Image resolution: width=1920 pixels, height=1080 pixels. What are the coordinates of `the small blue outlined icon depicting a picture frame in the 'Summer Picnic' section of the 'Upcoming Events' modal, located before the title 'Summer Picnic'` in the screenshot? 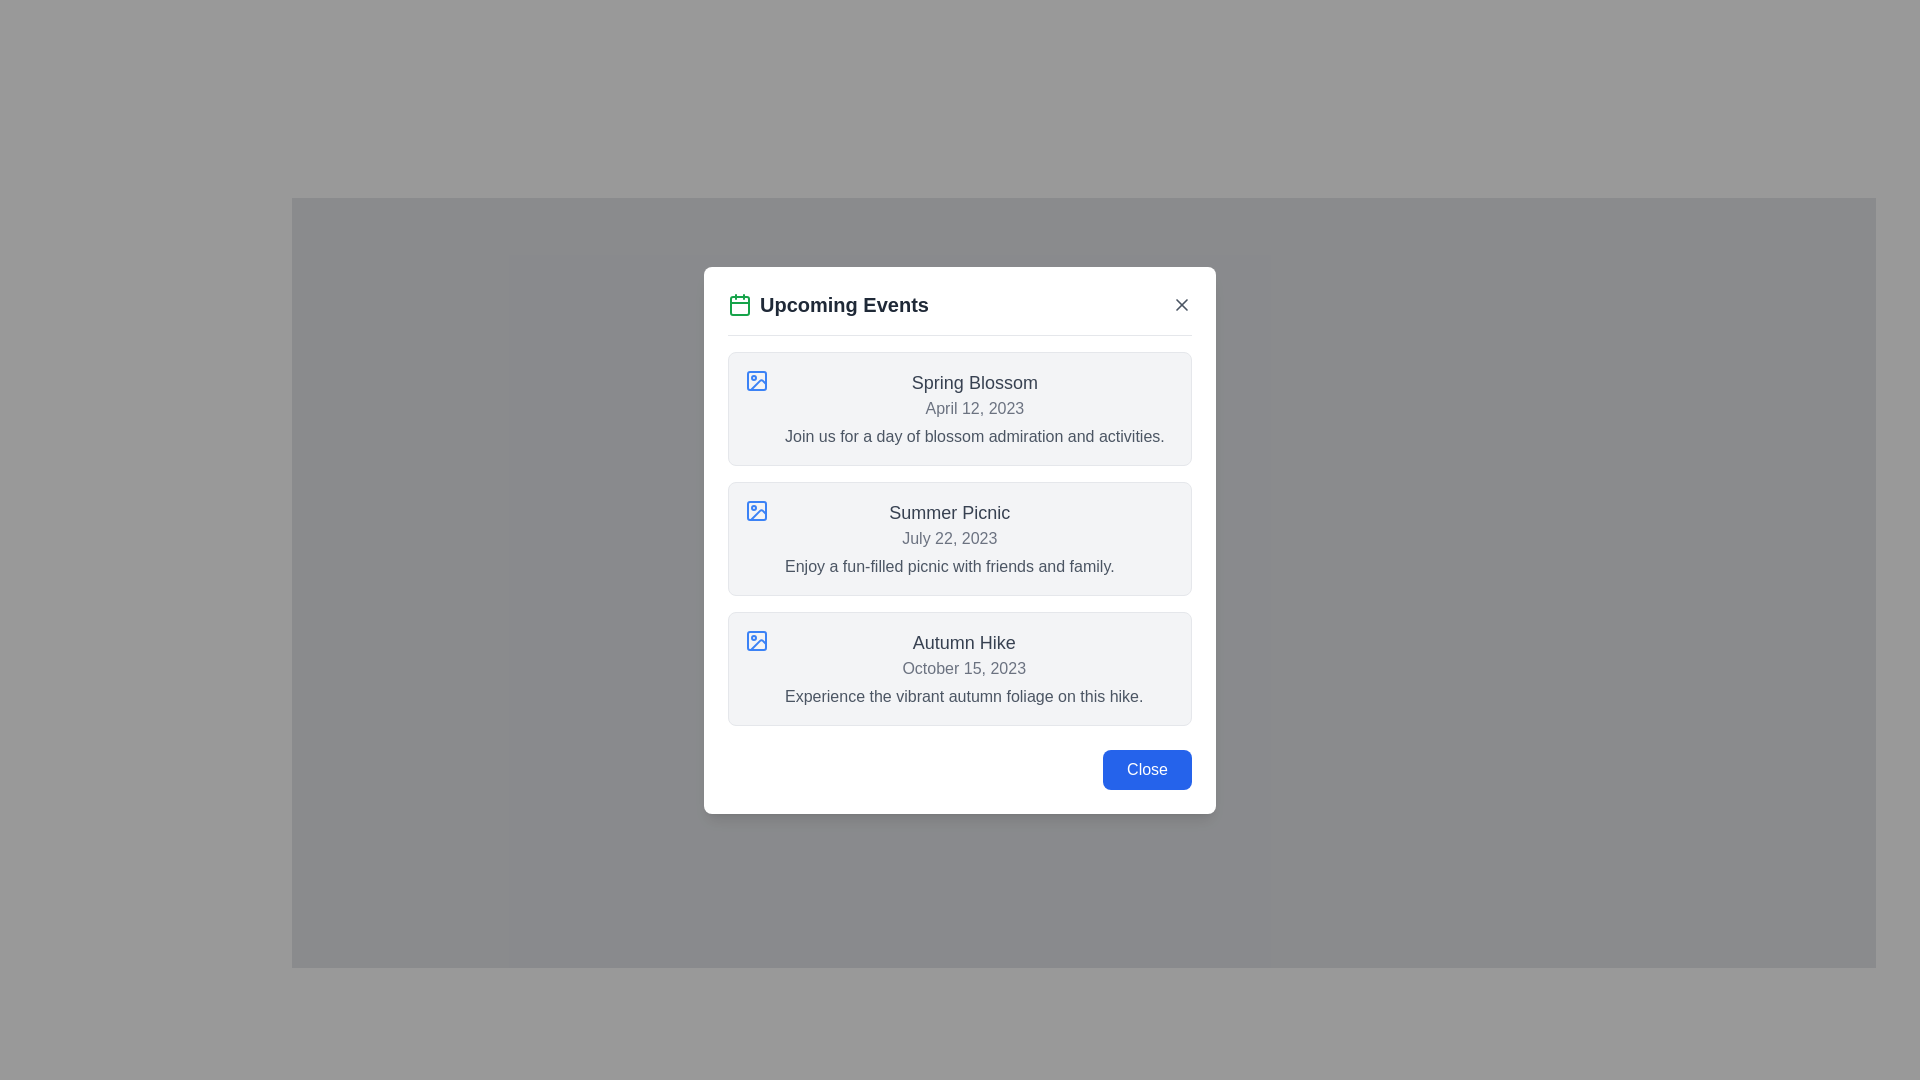 It's located at (756, 509).